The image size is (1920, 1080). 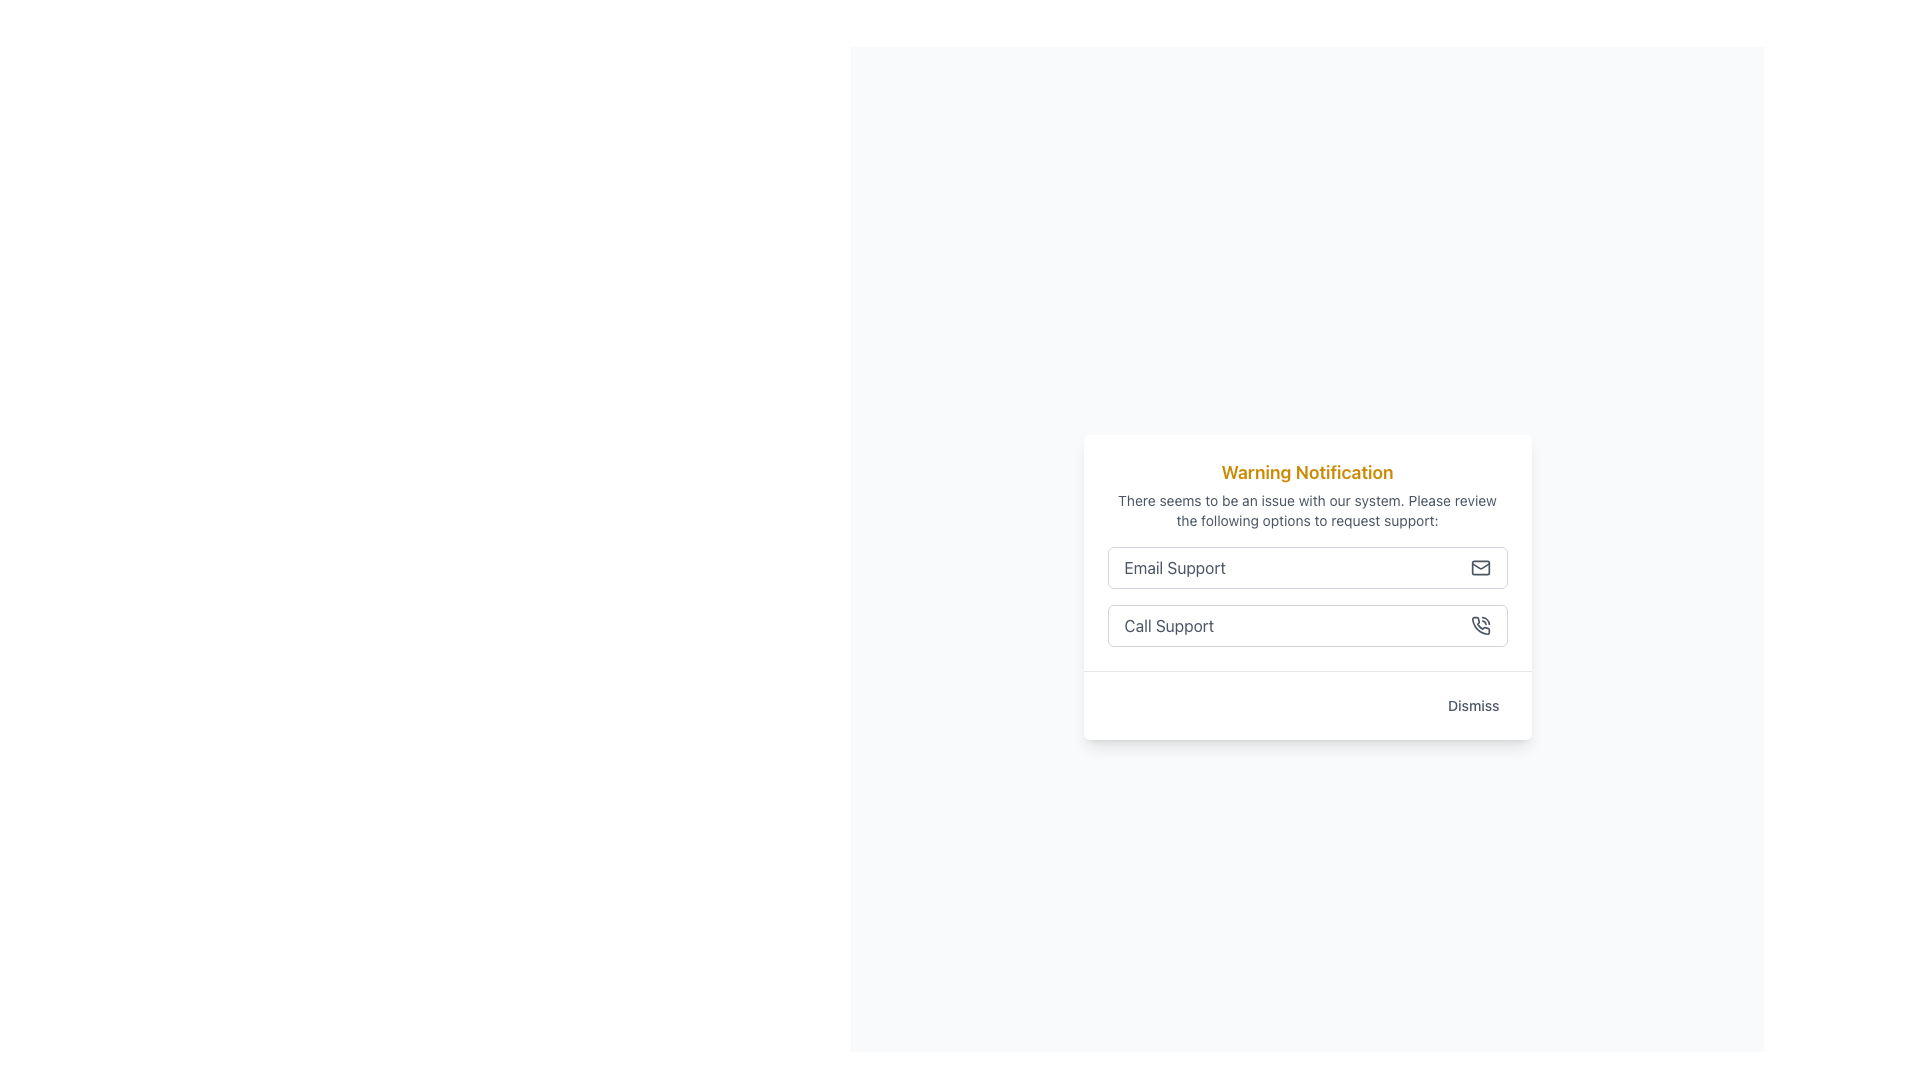 I want to click on the vertical group of two buttons labeled 'Email Support' and 'Call Support' in the notification panel, so click(x=1307, y=595).